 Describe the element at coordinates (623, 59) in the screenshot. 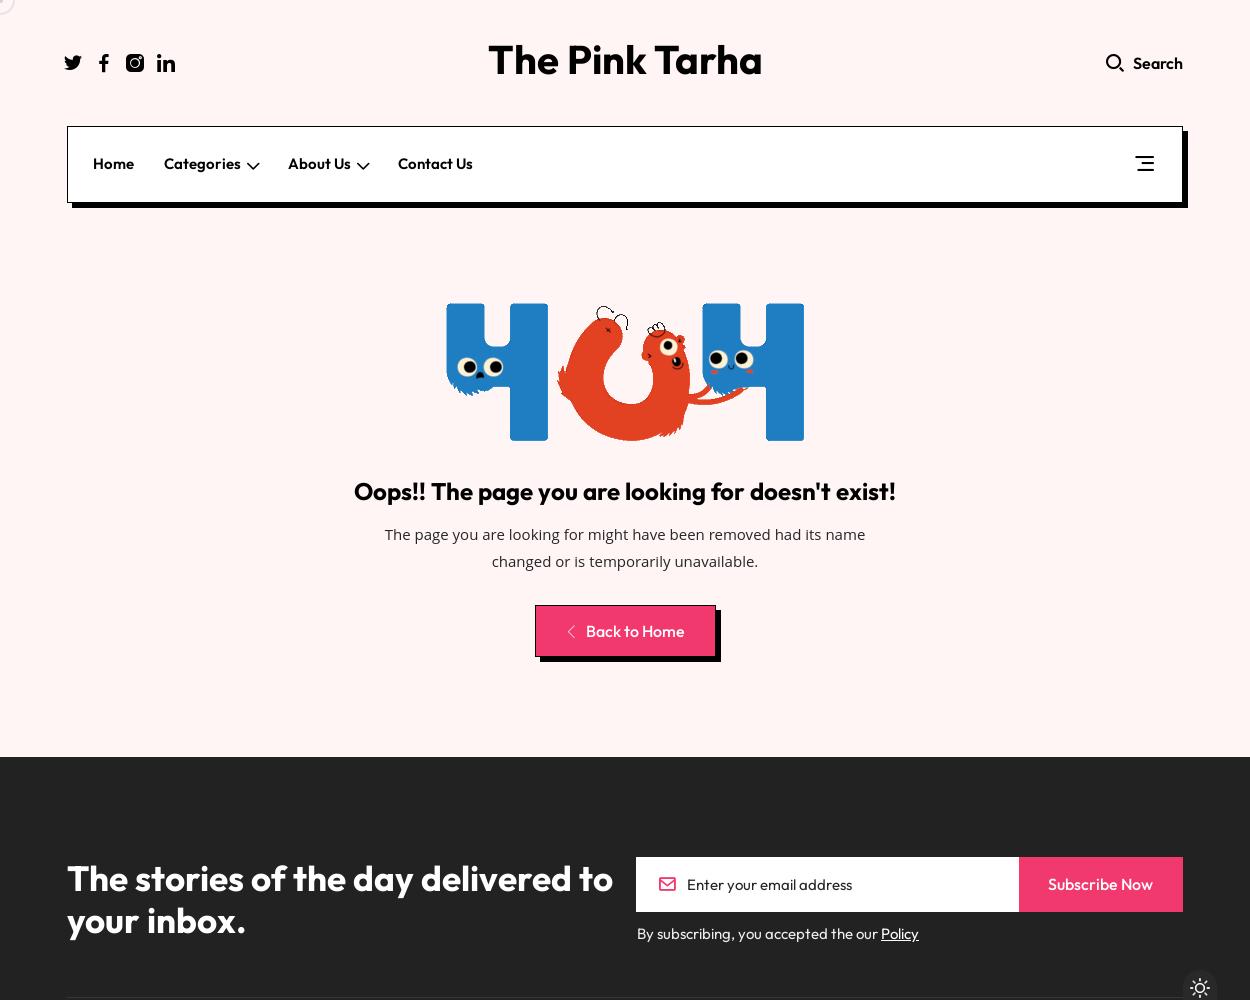

I see `'The Pink Tarha'` at that location.